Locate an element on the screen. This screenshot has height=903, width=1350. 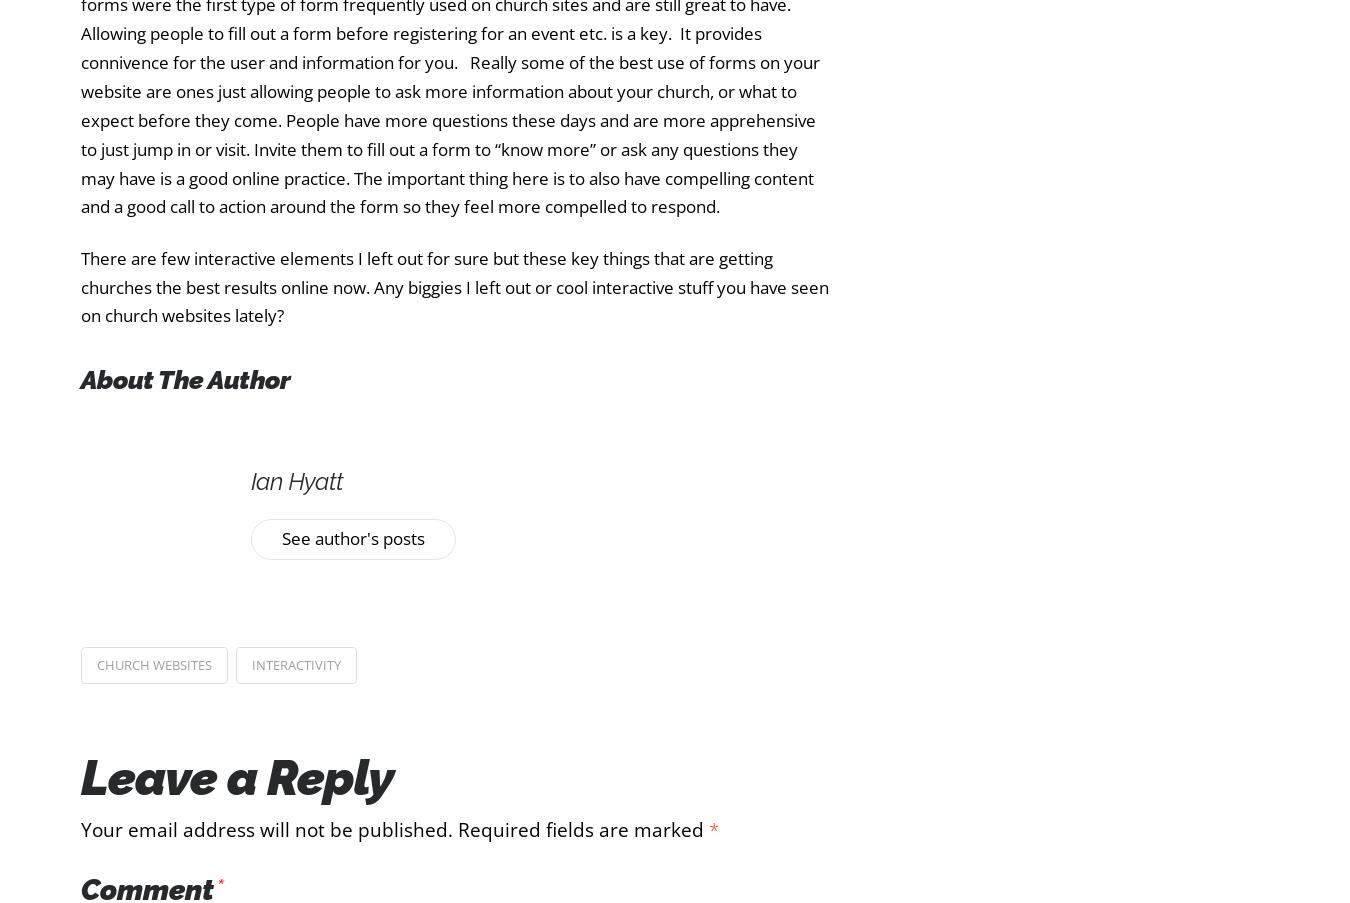
'Leave a Reply' is located at coordinates (80, 776).